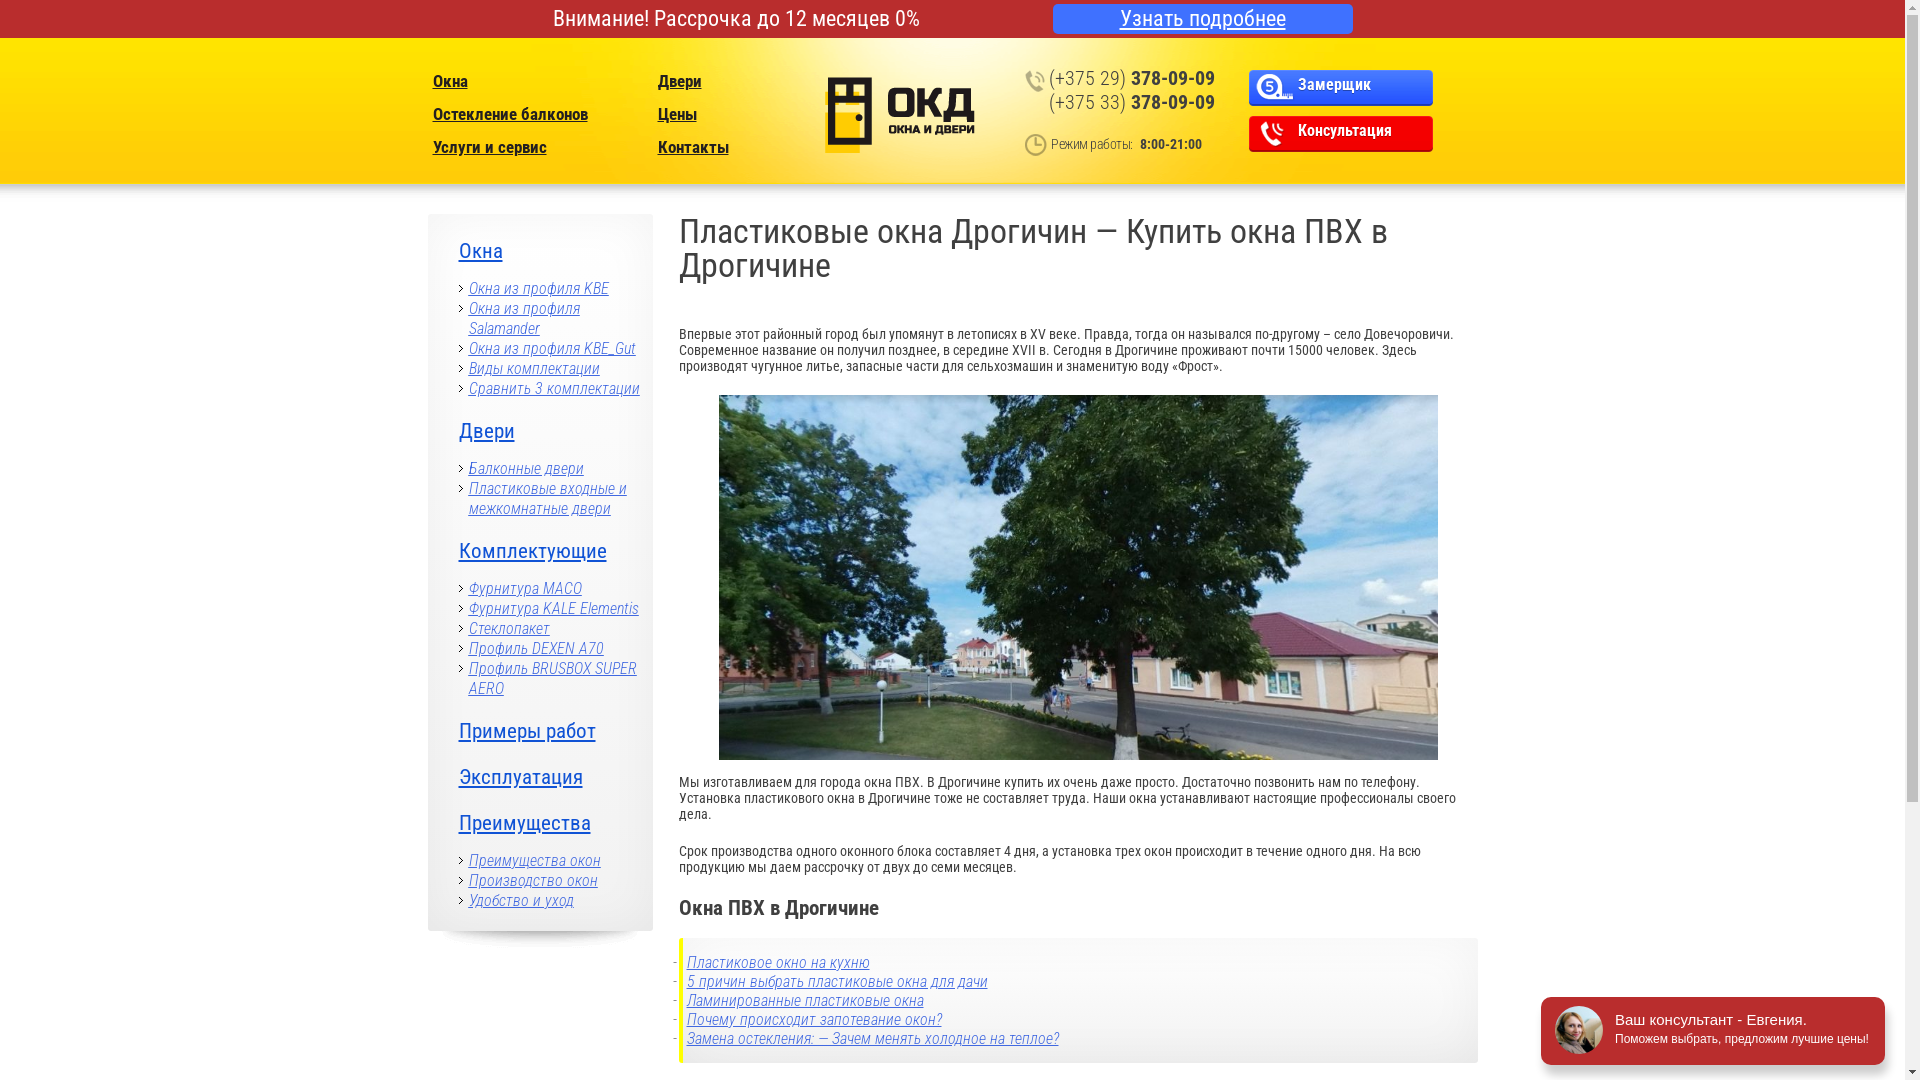 The height and width of the screenshot is (1080, 1920). What do you see at coordinates (1132, 101) in the screenshot?
I see `'(+375 33) 378-09-09'` at bounding box center [1132, 101].